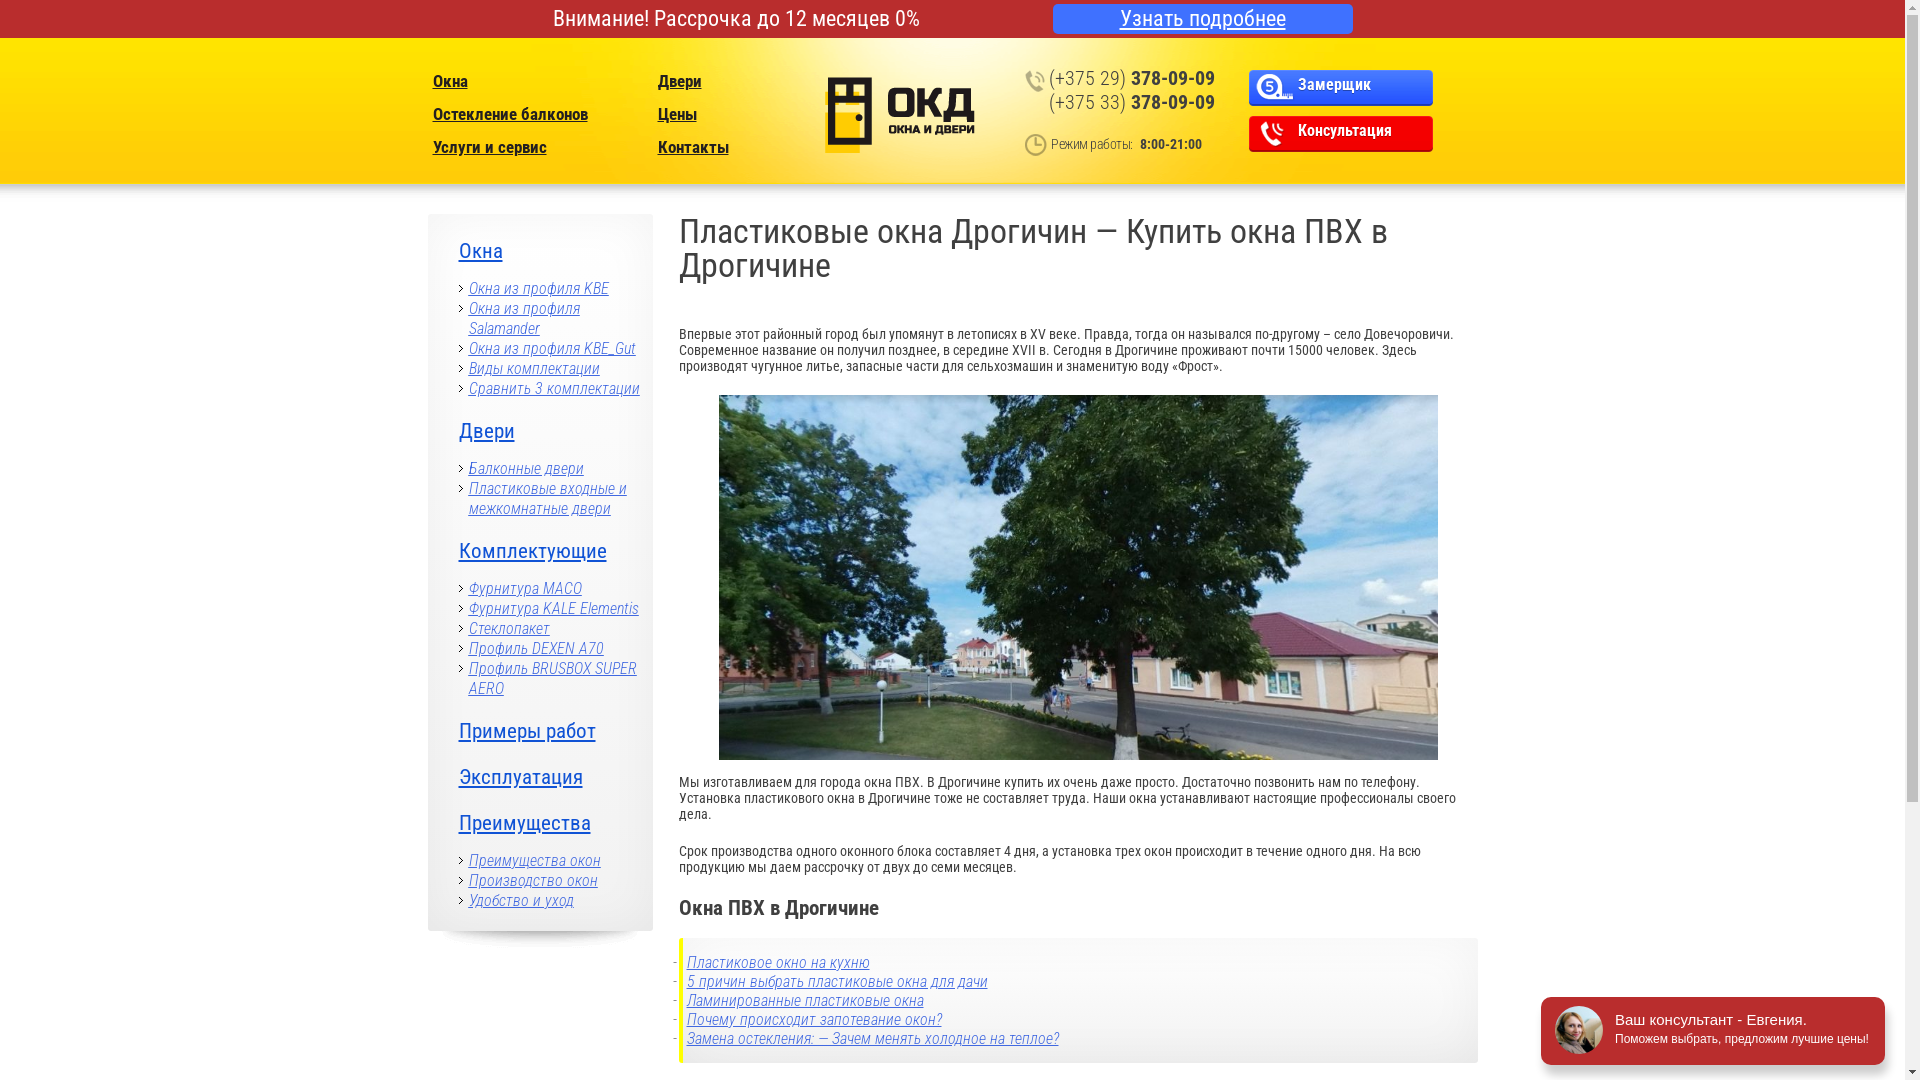 The height and width of the screenshot is (1080, 1920). What do you see at coordinates (1132, 101) in the screenshot?
I see `'(+375 33) 378-09-09'` at bounding box center [1132, 101].